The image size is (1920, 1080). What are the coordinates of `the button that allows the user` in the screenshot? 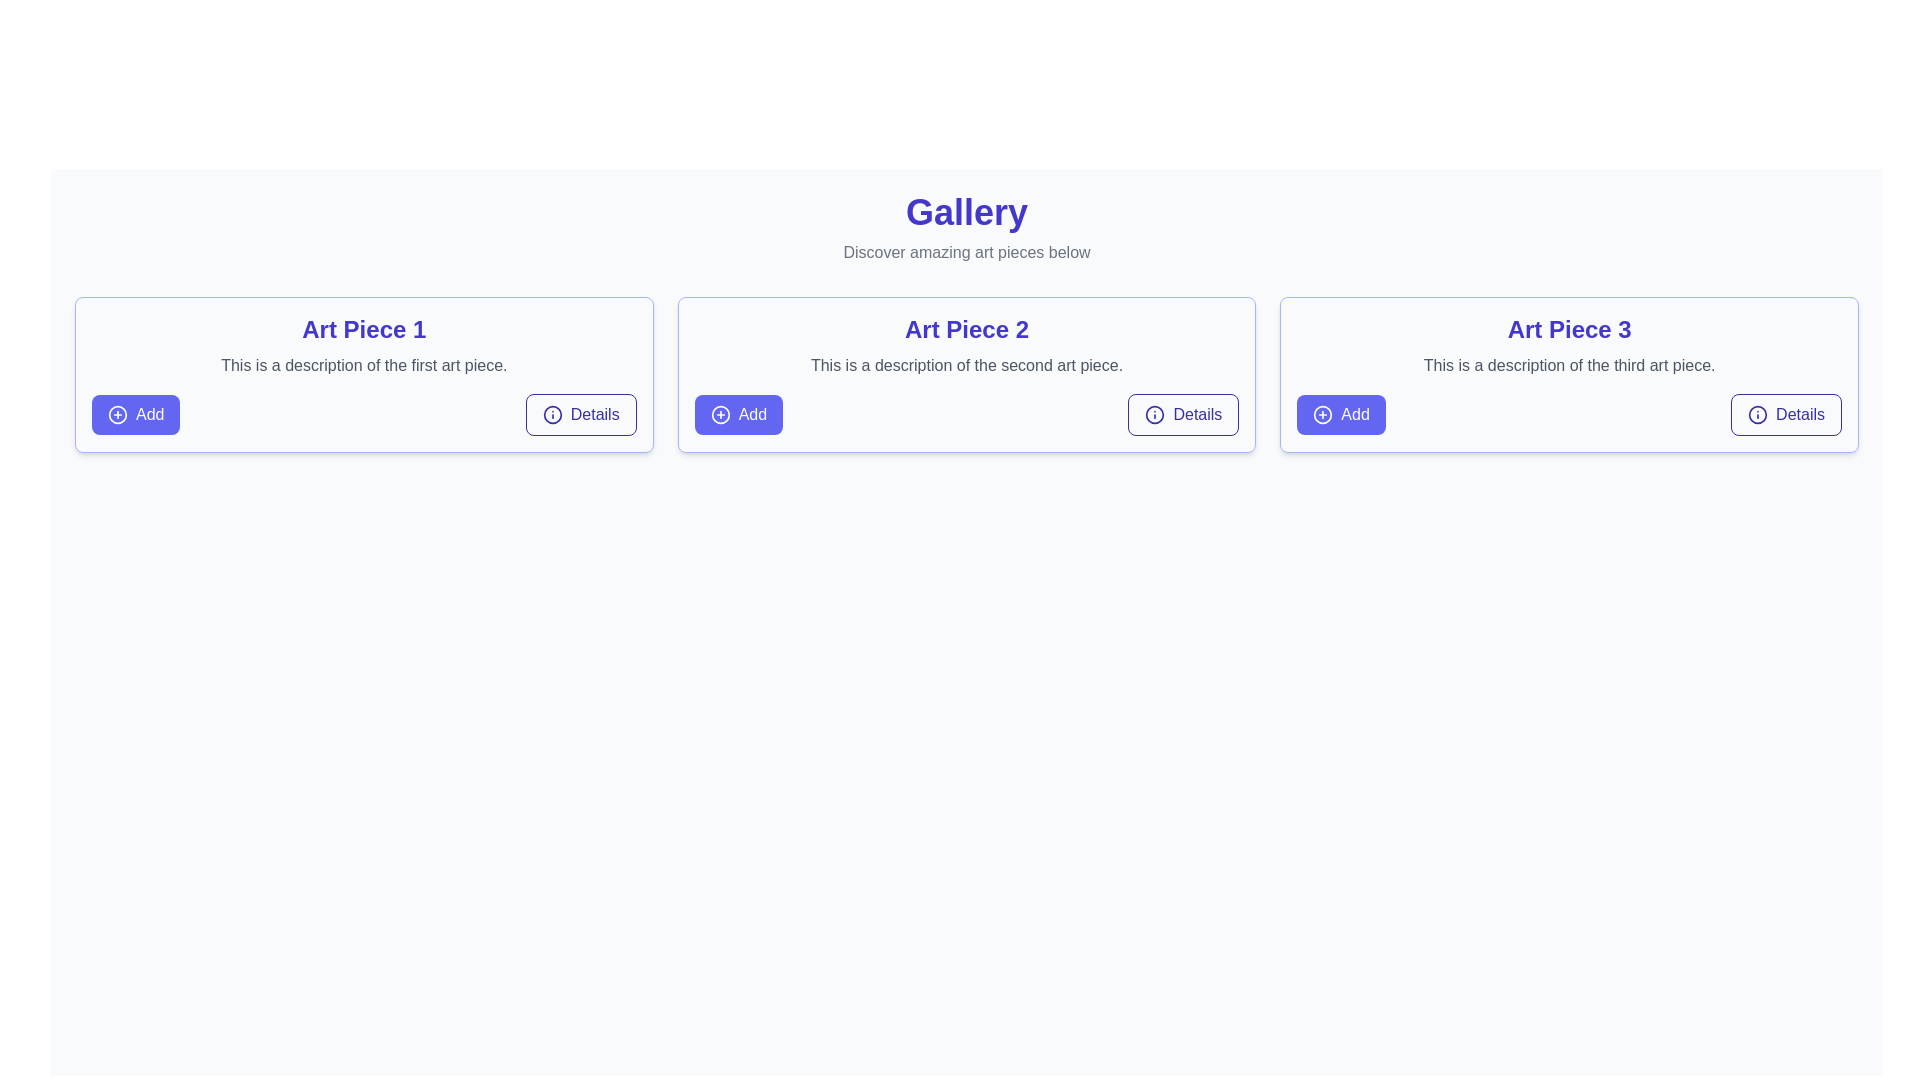 It's located at (1341, 414).